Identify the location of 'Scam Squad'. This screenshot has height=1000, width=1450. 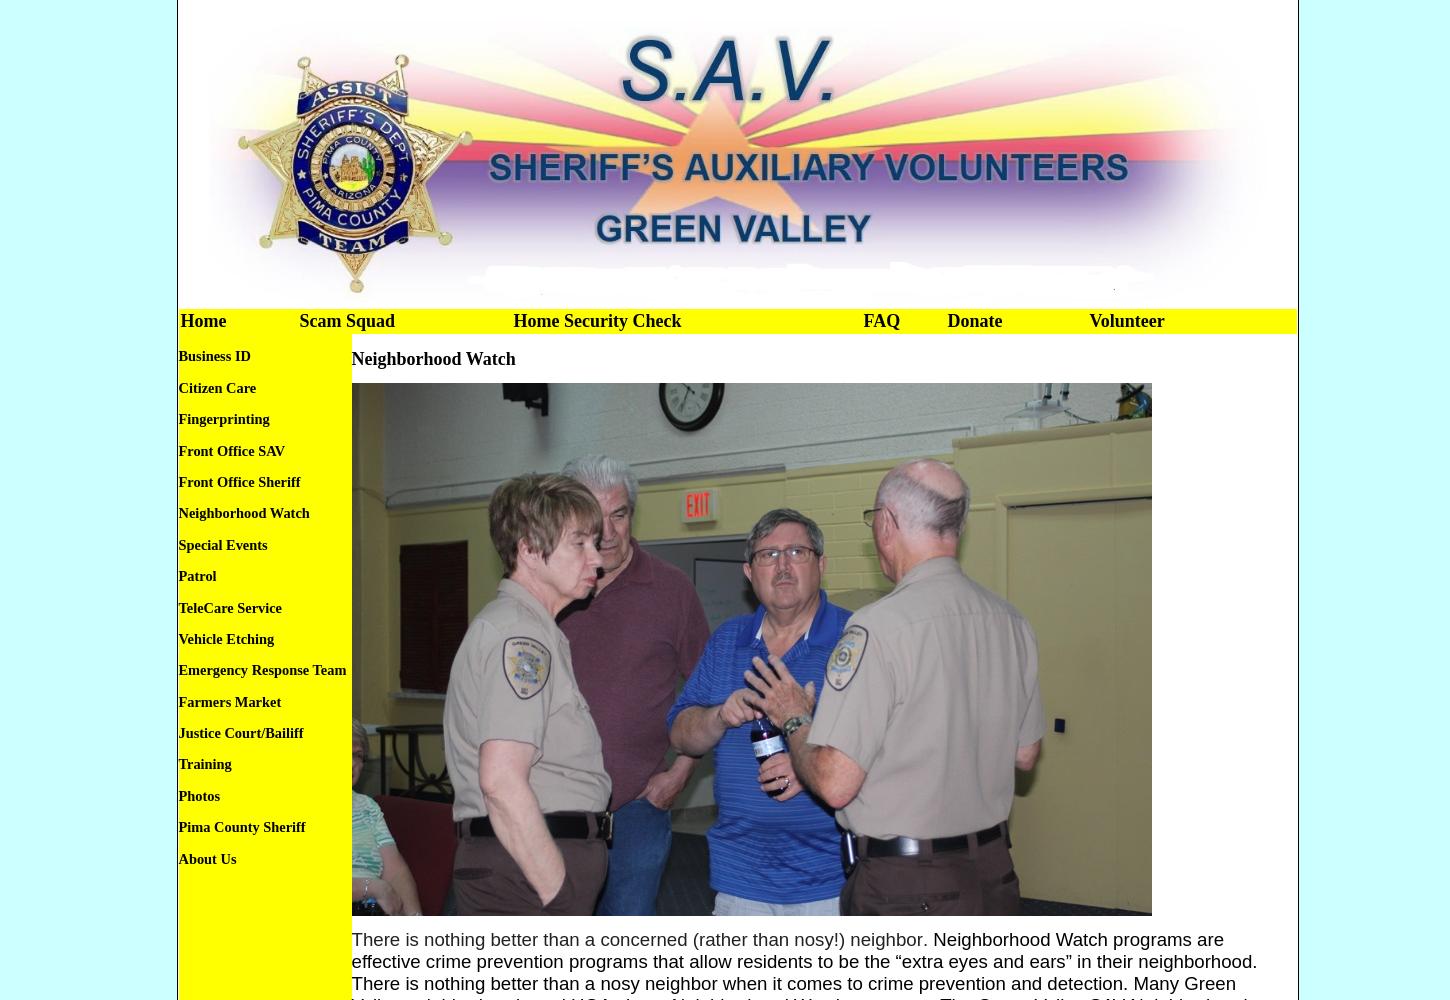
(298, 320).